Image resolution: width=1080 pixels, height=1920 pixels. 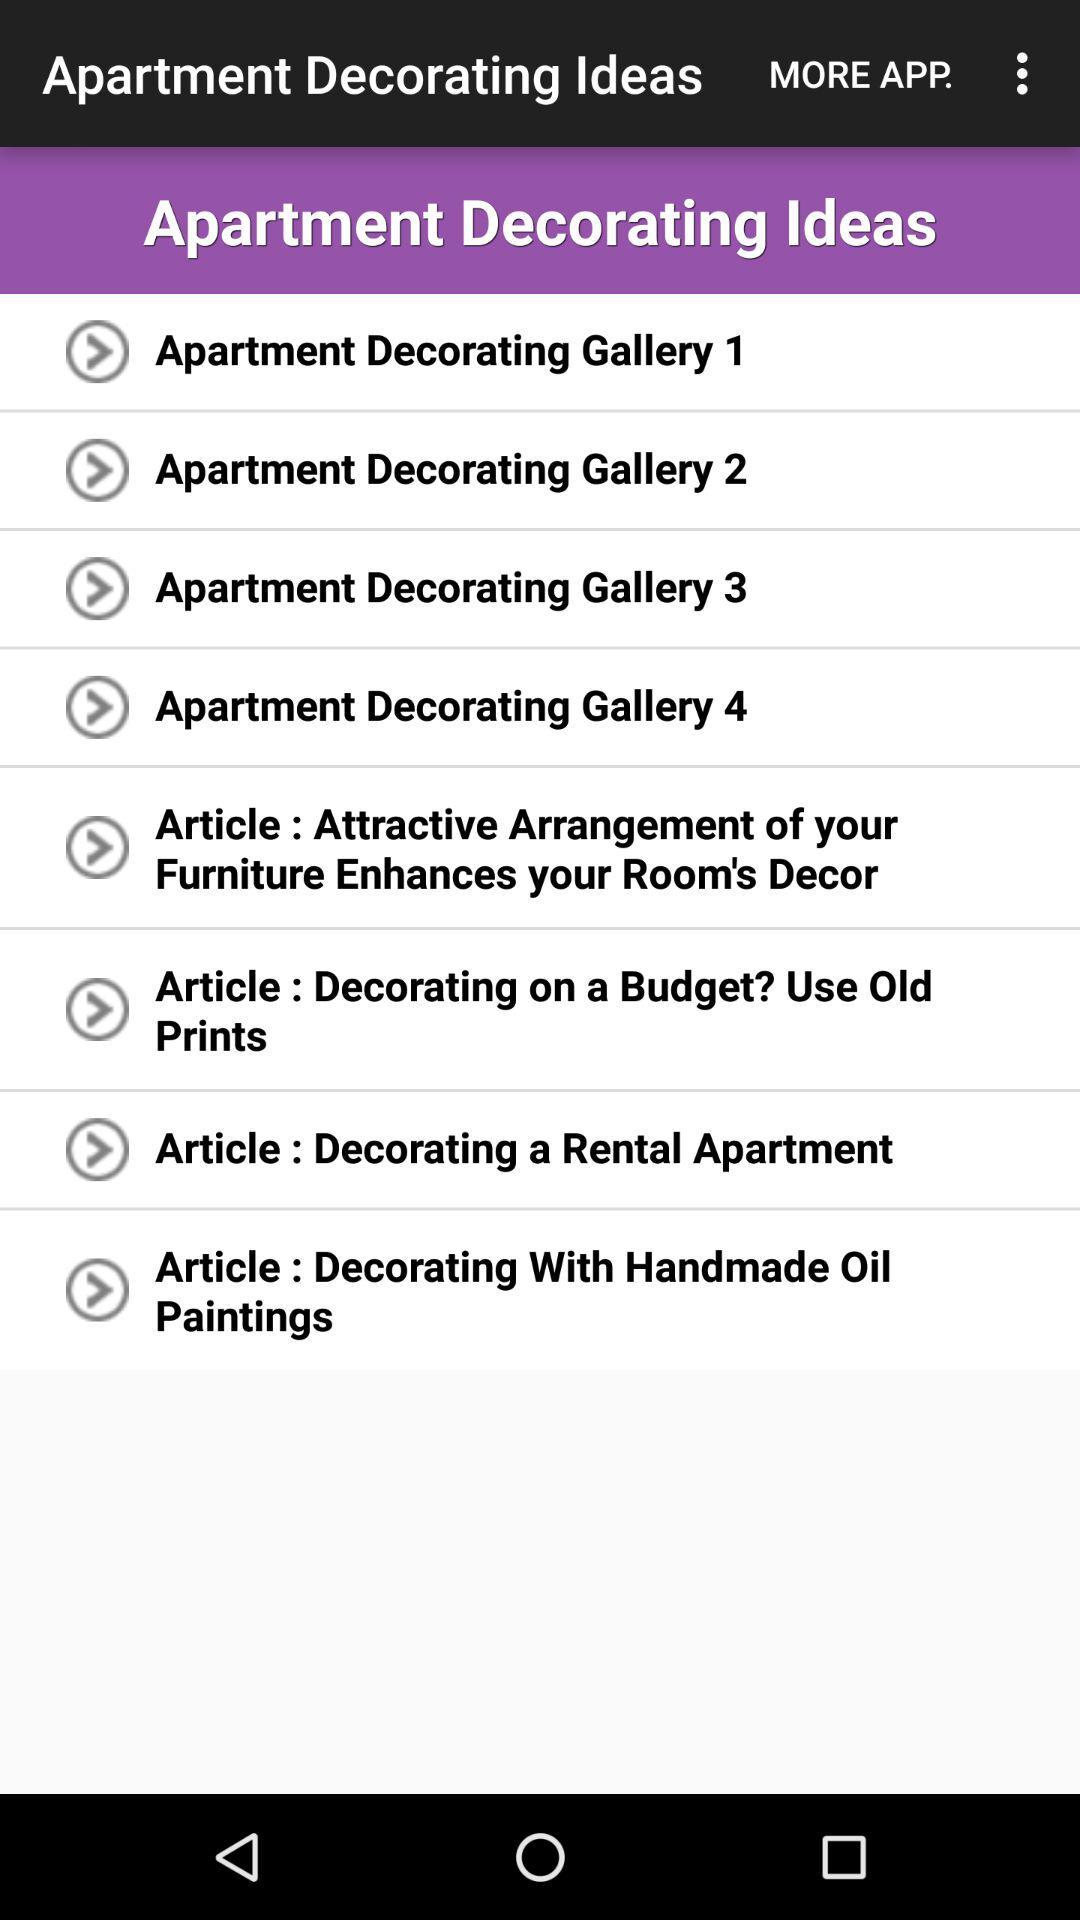 I want to click on icon next to more app., so click(x=1027, y=73).